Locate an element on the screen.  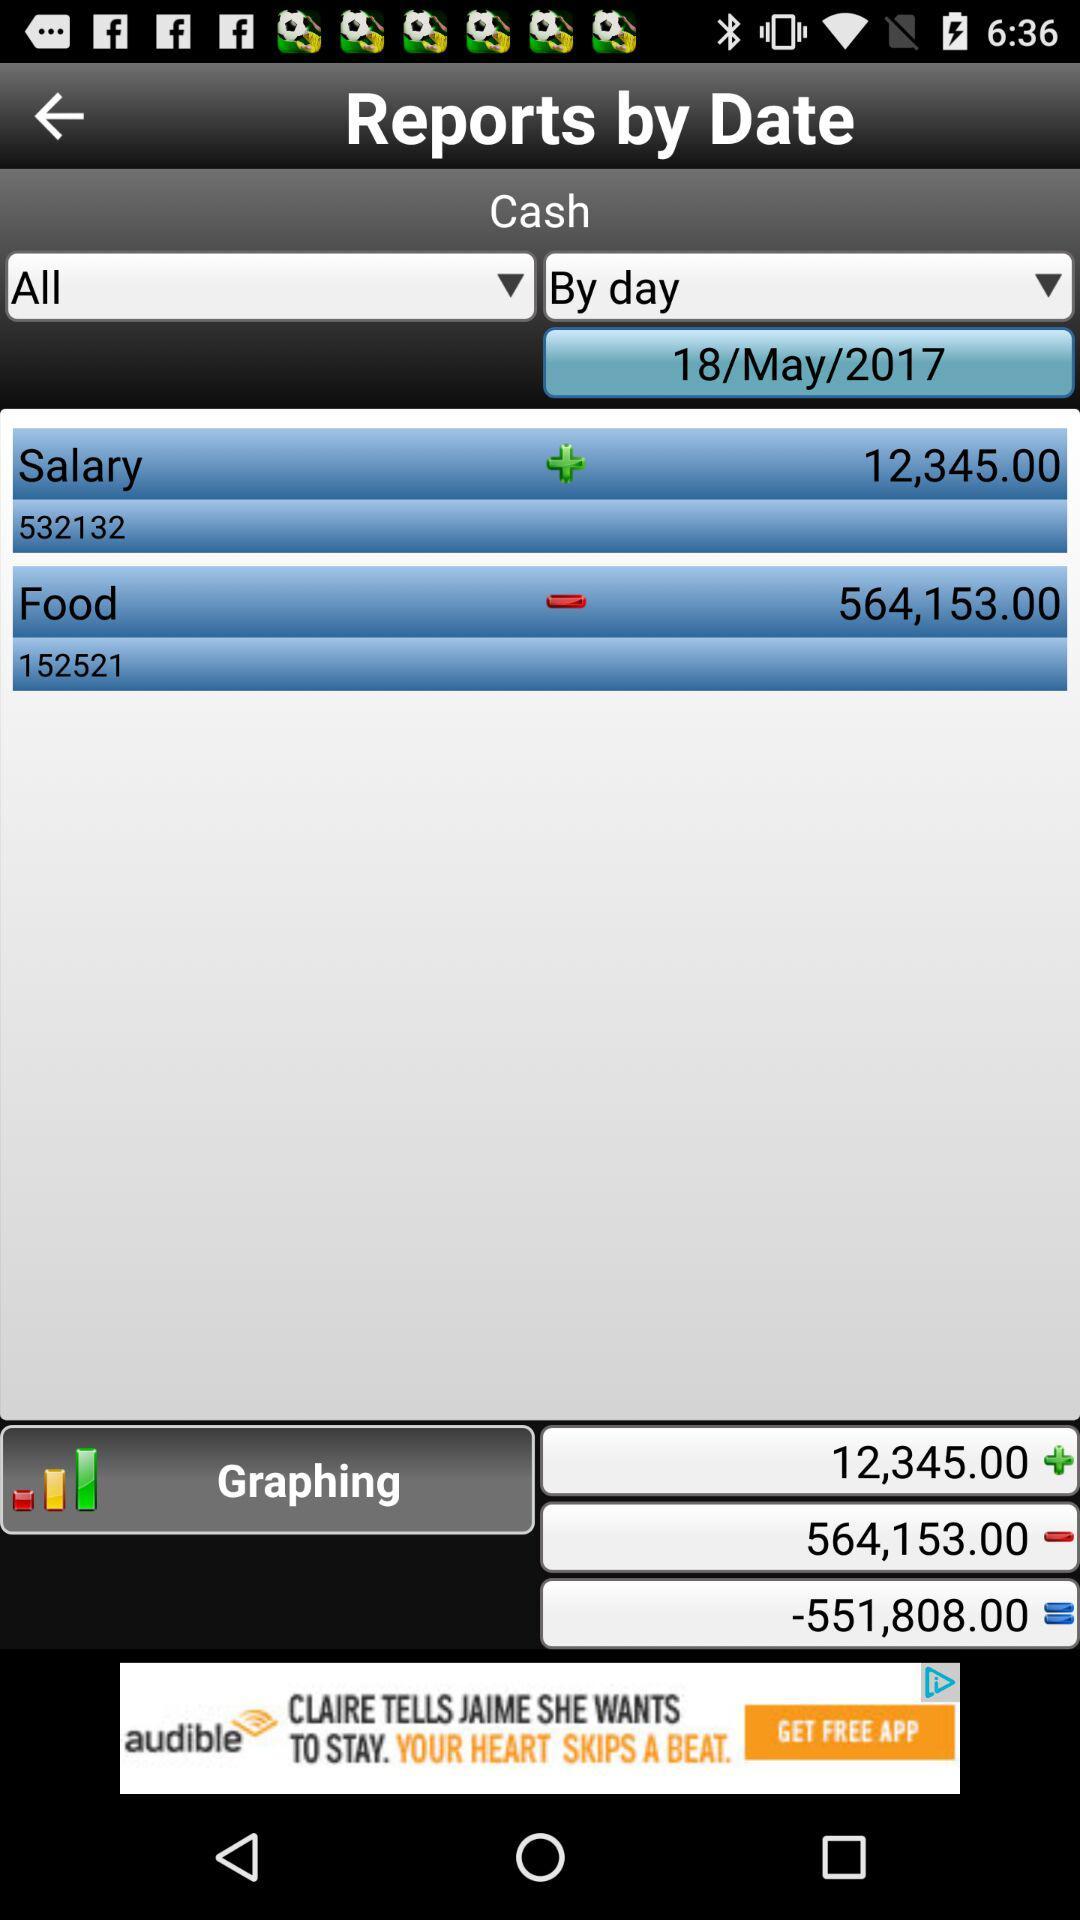
the arrow_backward icon is located at coordinates (58, 123).